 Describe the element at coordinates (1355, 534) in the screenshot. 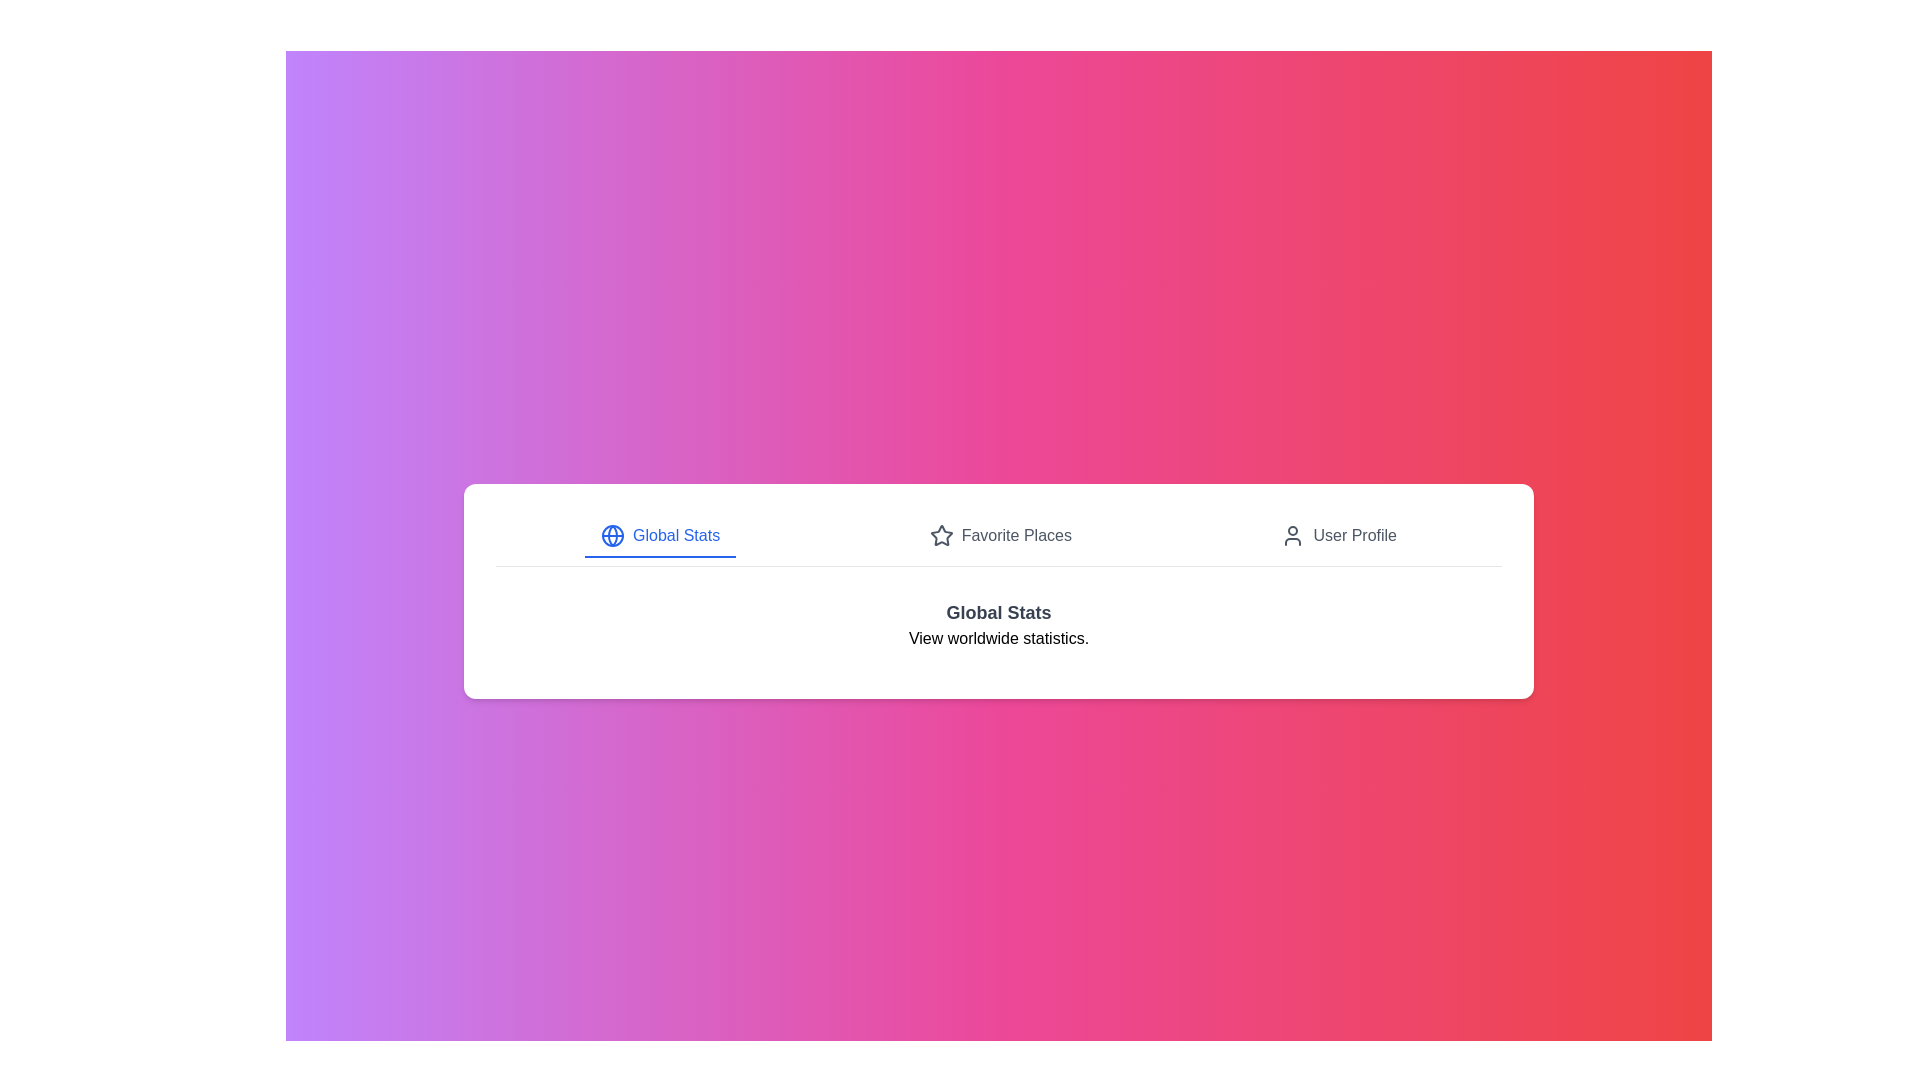

I see `the 'User Profile' text label located in the top navigation bar at the far right` at that location.